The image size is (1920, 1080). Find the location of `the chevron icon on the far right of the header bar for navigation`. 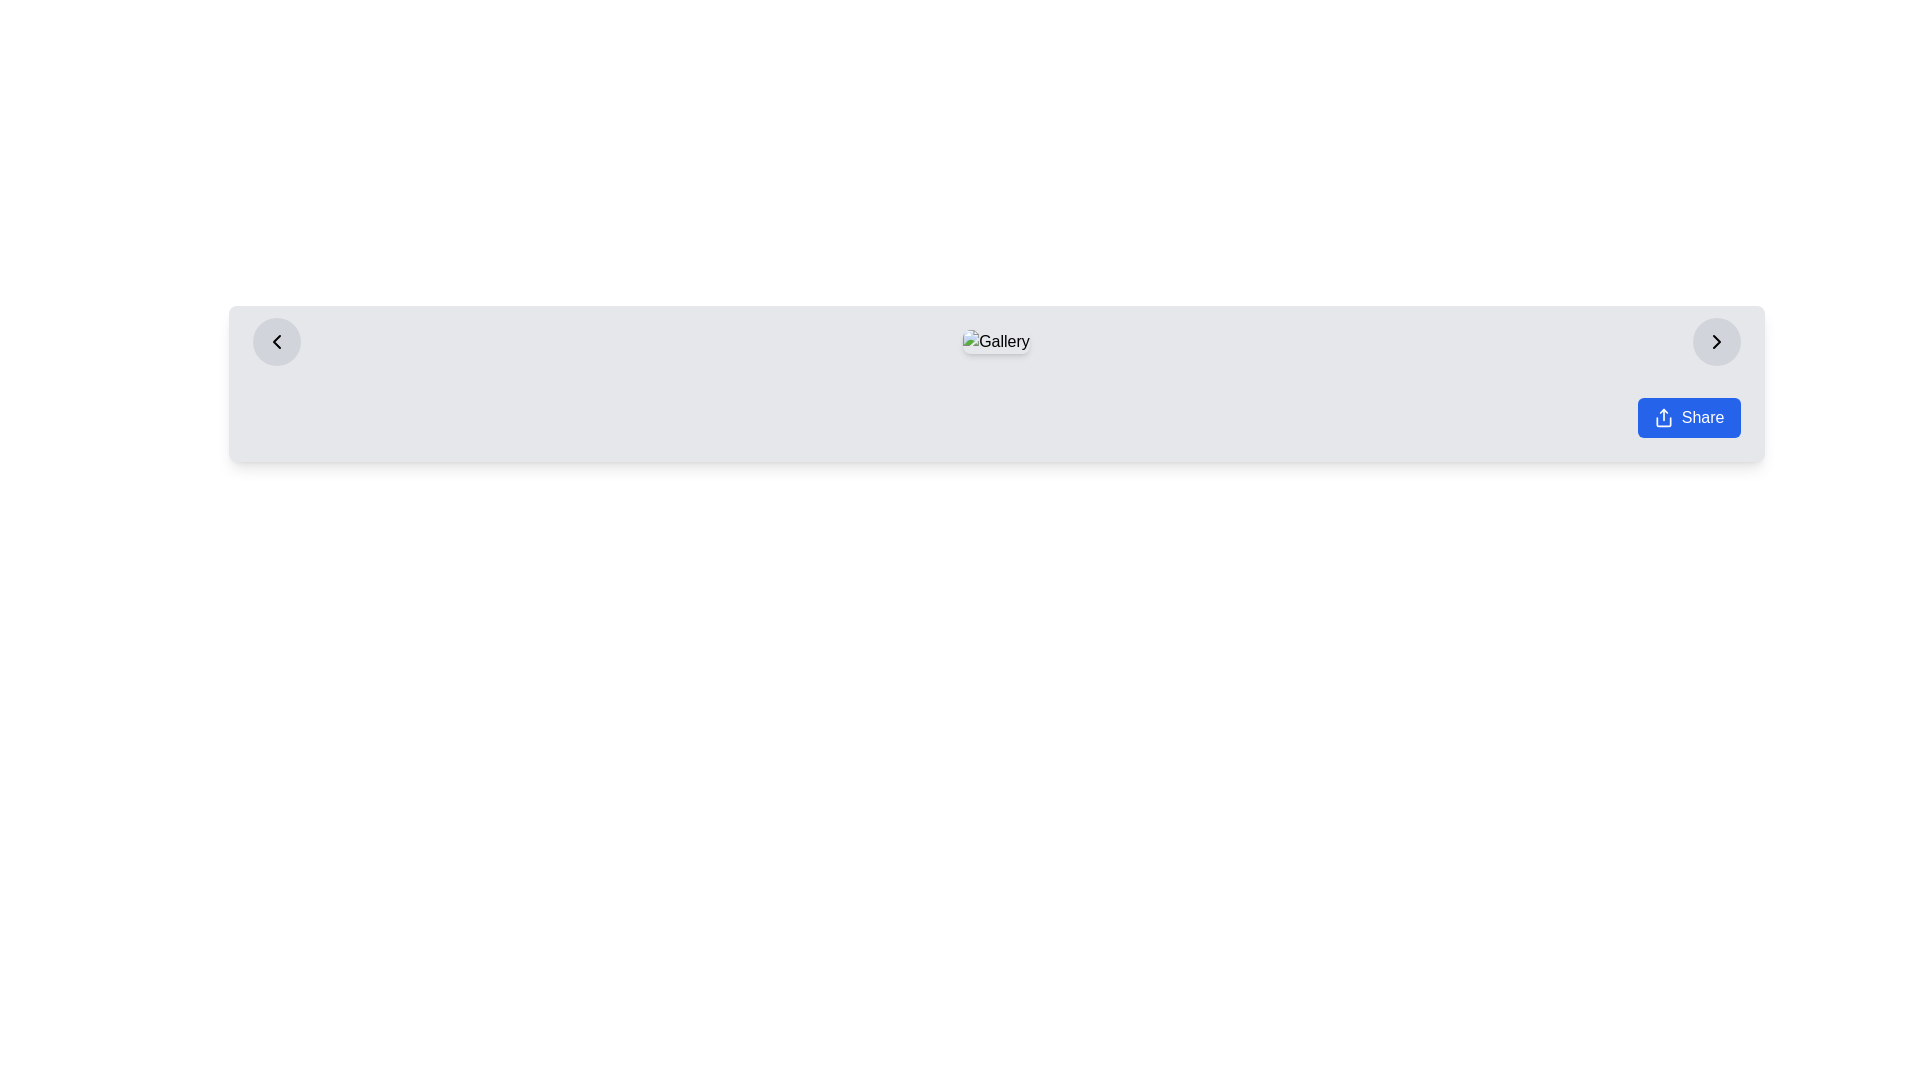

the chevron icon on the far right of the header bar for navigation is located at coordinates (1715, 341).